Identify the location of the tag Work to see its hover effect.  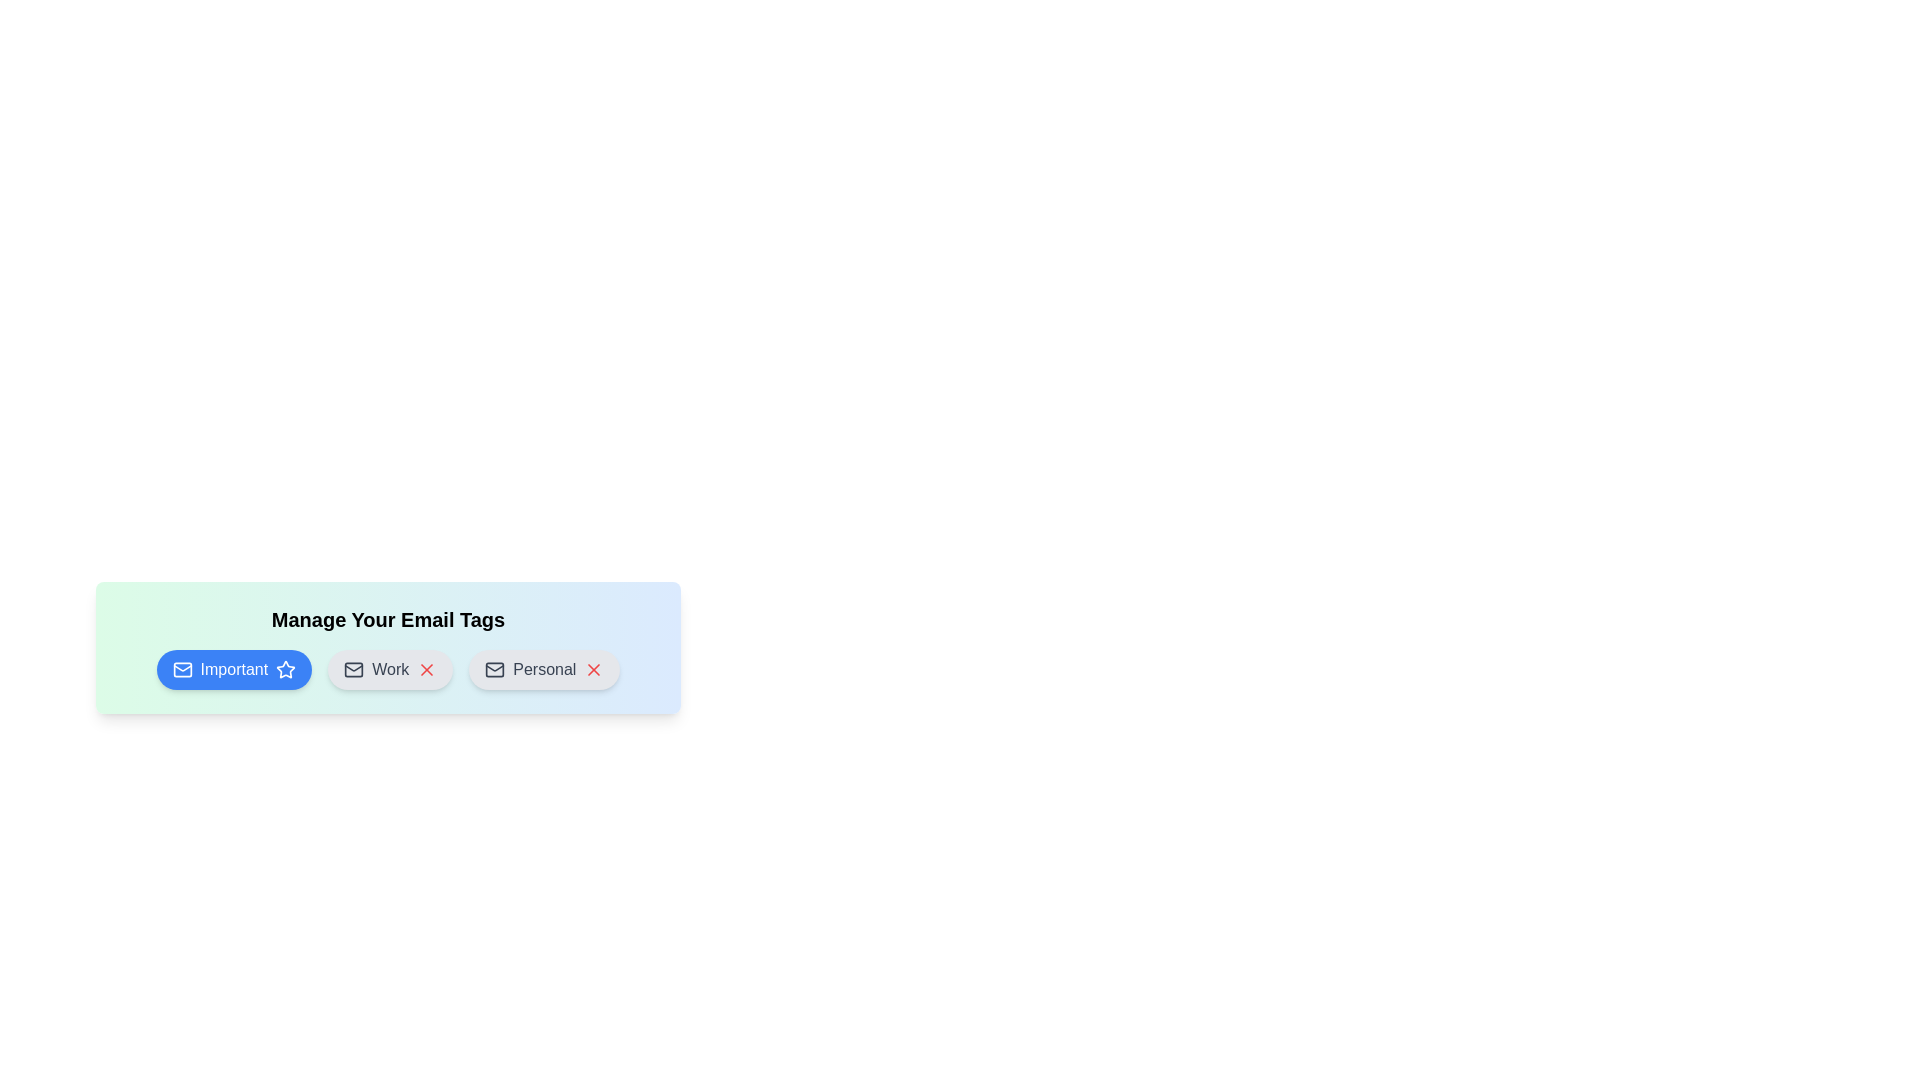
(390, 670).